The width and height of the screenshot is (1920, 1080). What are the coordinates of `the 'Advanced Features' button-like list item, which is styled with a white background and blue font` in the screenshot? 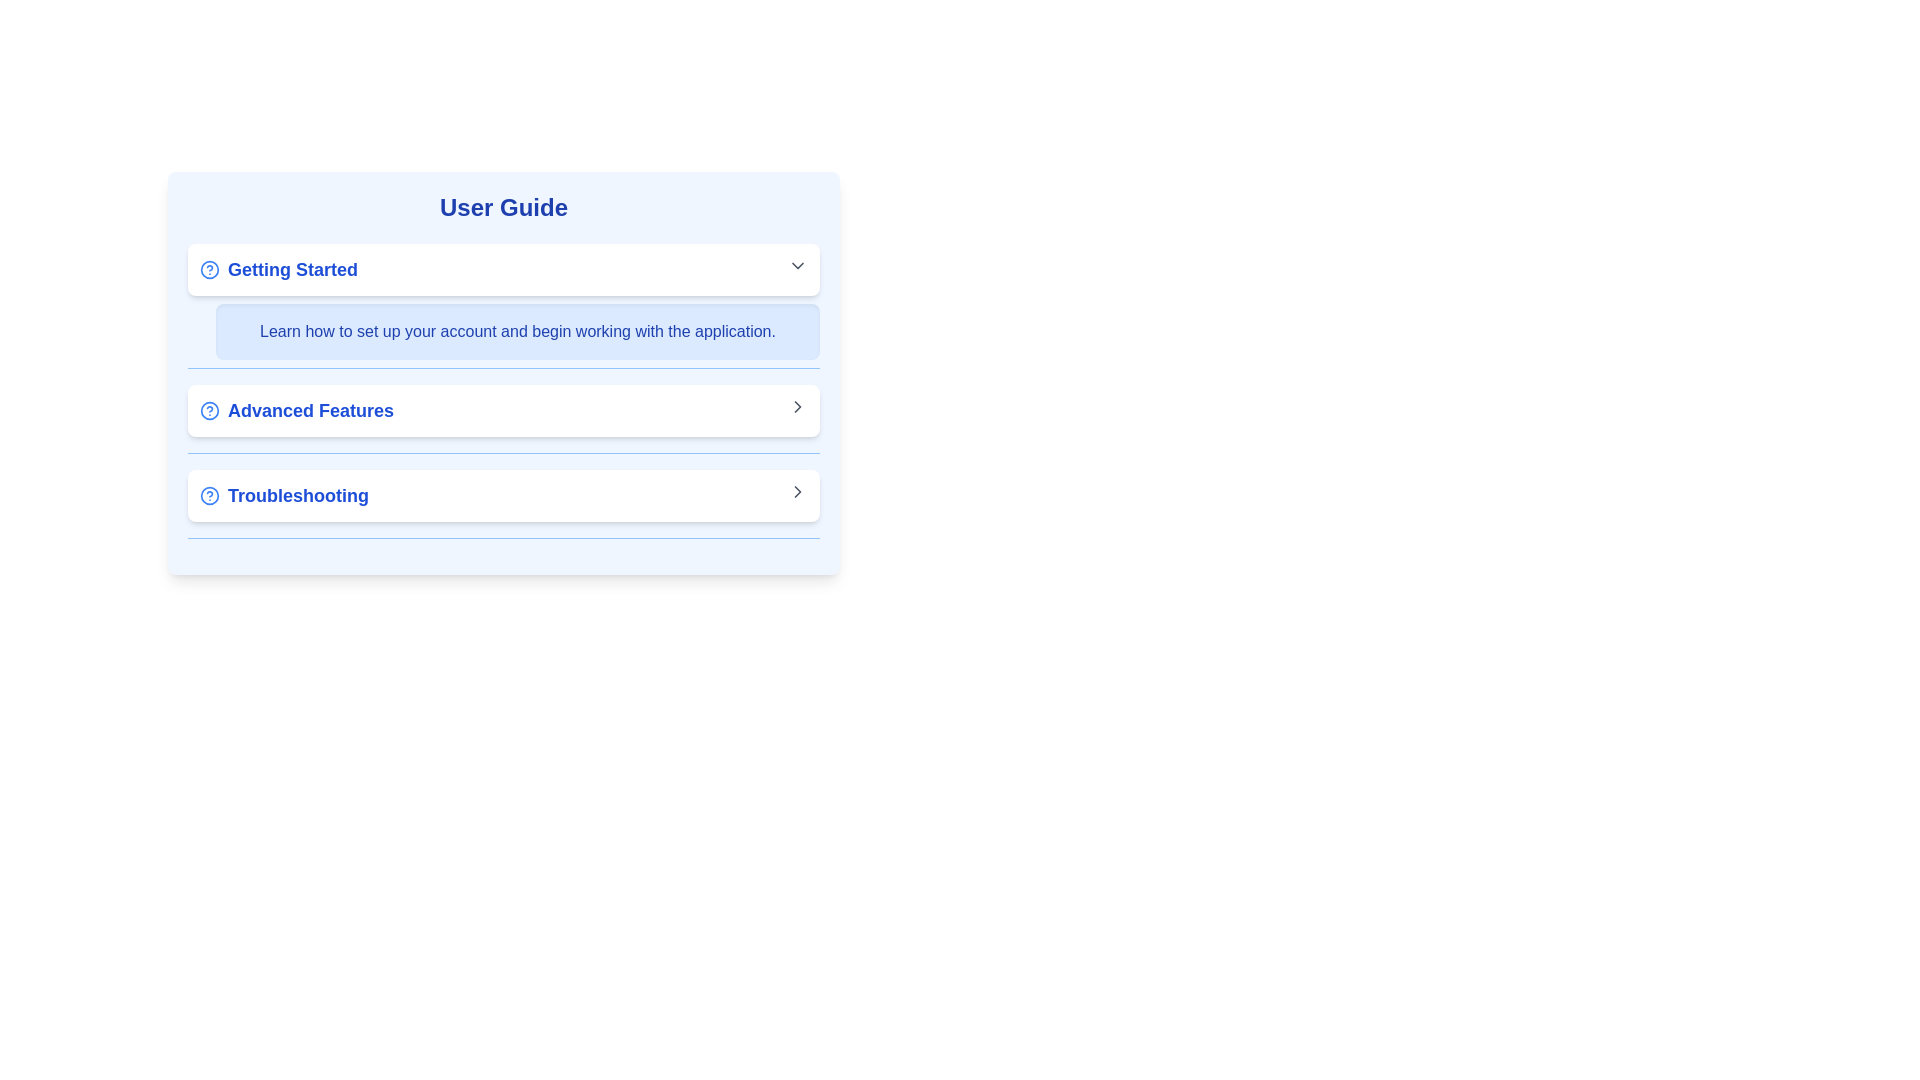 It's located at (504, 418).